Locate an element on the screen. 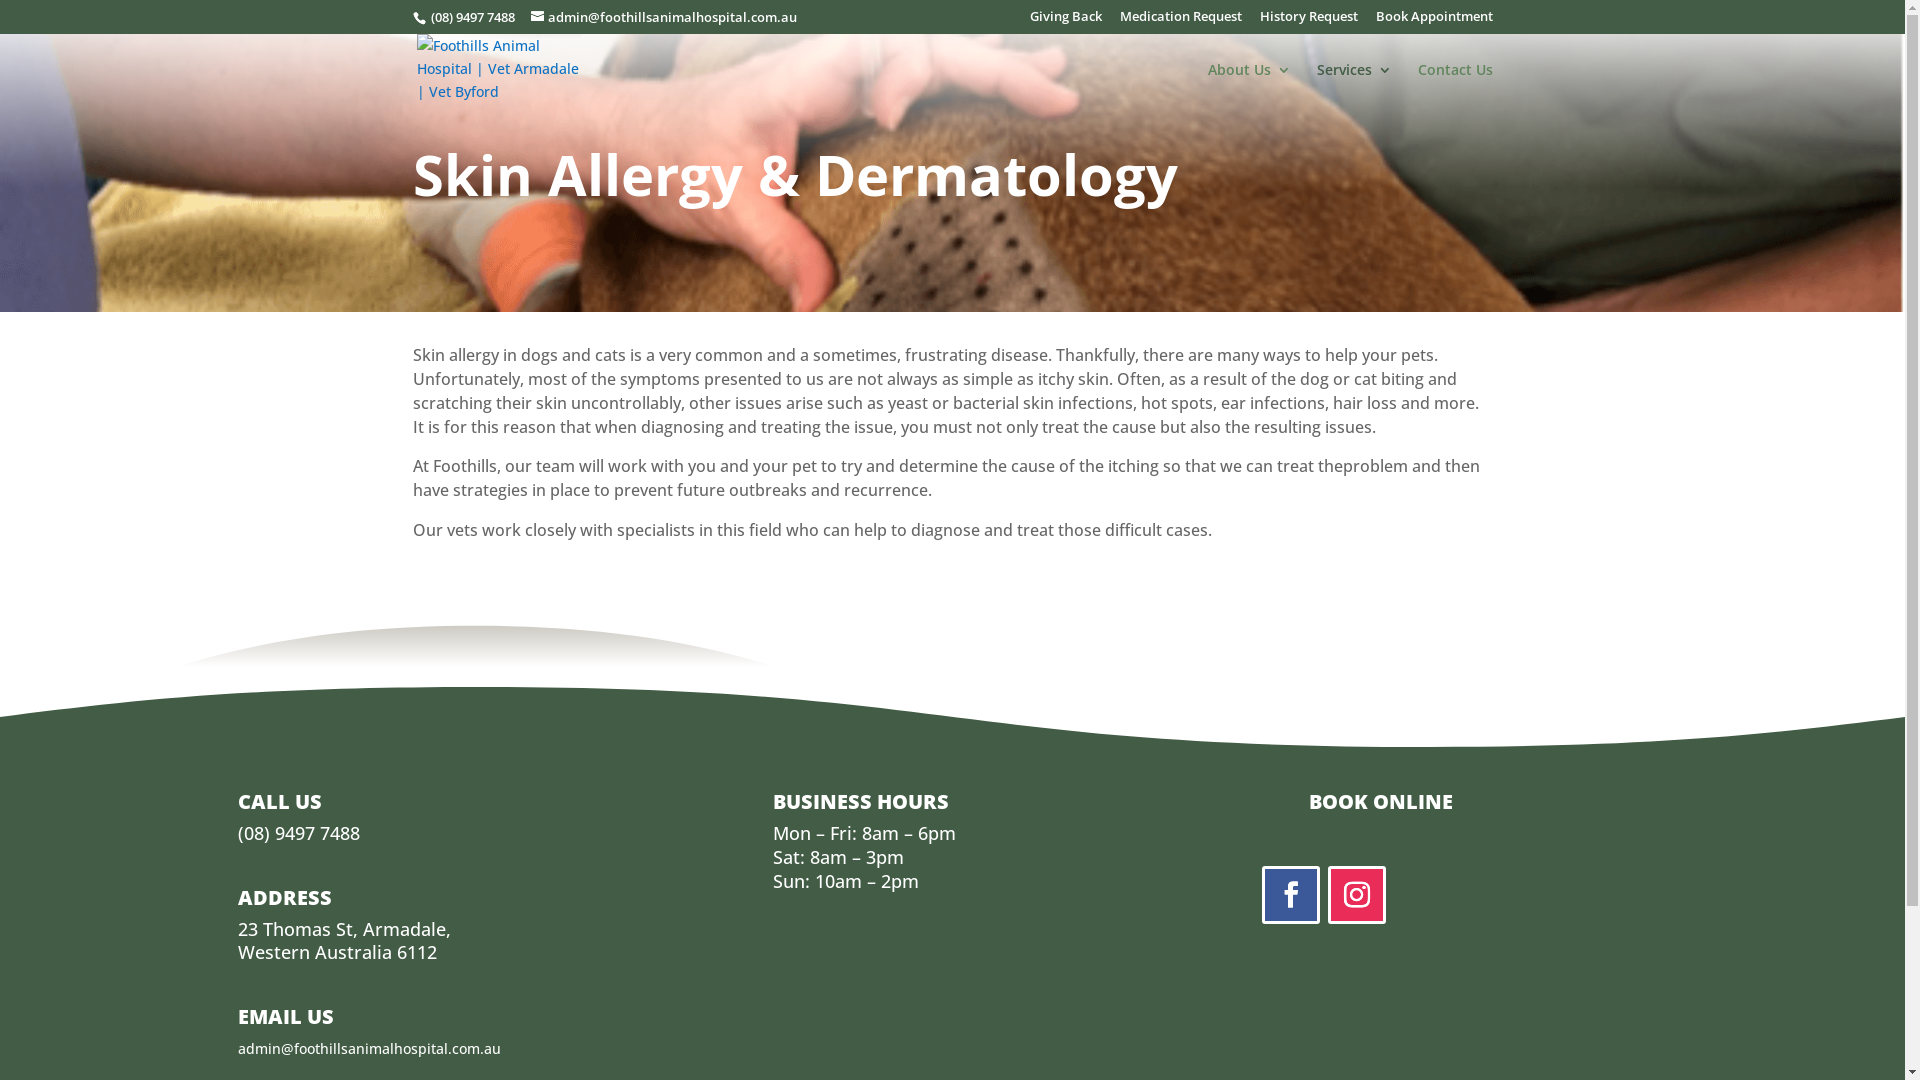 The height and width of the screenshot is (1080, 1920). 'Follow on Instagram' is located at coordinates (1357, 893).